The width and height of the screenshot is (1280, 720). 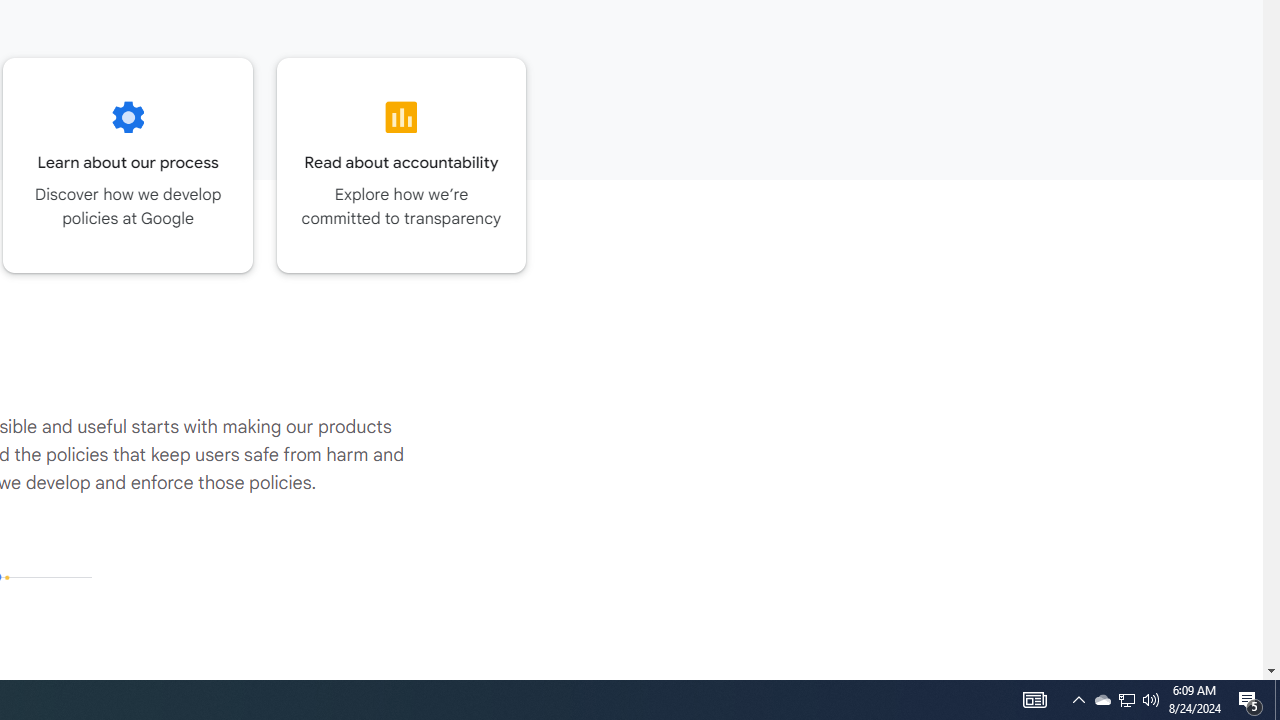 What do you see at coordinates (400, 164) in the screenshot?
I see `'Go to the Accountability page'` at bounding box center [400, 164].